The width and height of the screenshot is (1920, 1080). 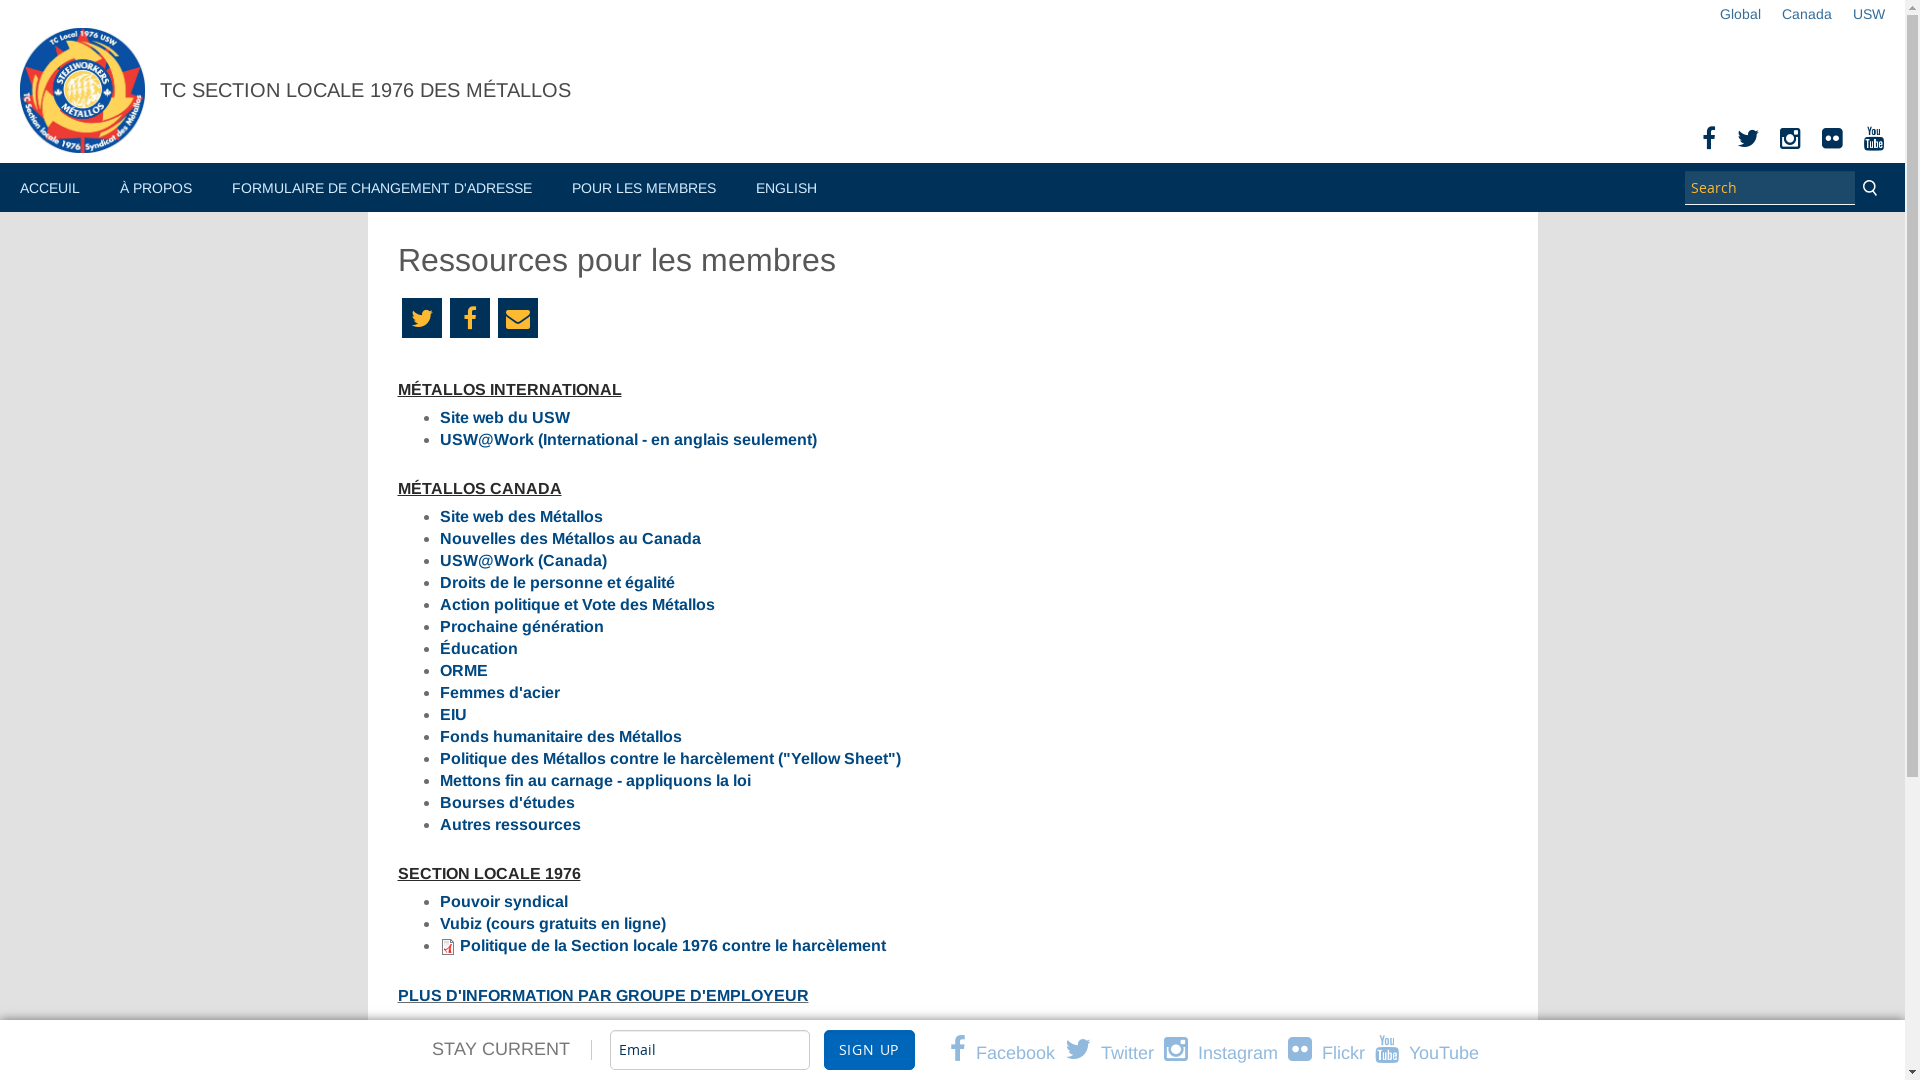 What do you see at coordinates (602, 995) in the screenshot?
I see `'PLUS D'INFORMATION PAR GROUPE D'EMPLOYEUR'` at bounding box center [602, 995].